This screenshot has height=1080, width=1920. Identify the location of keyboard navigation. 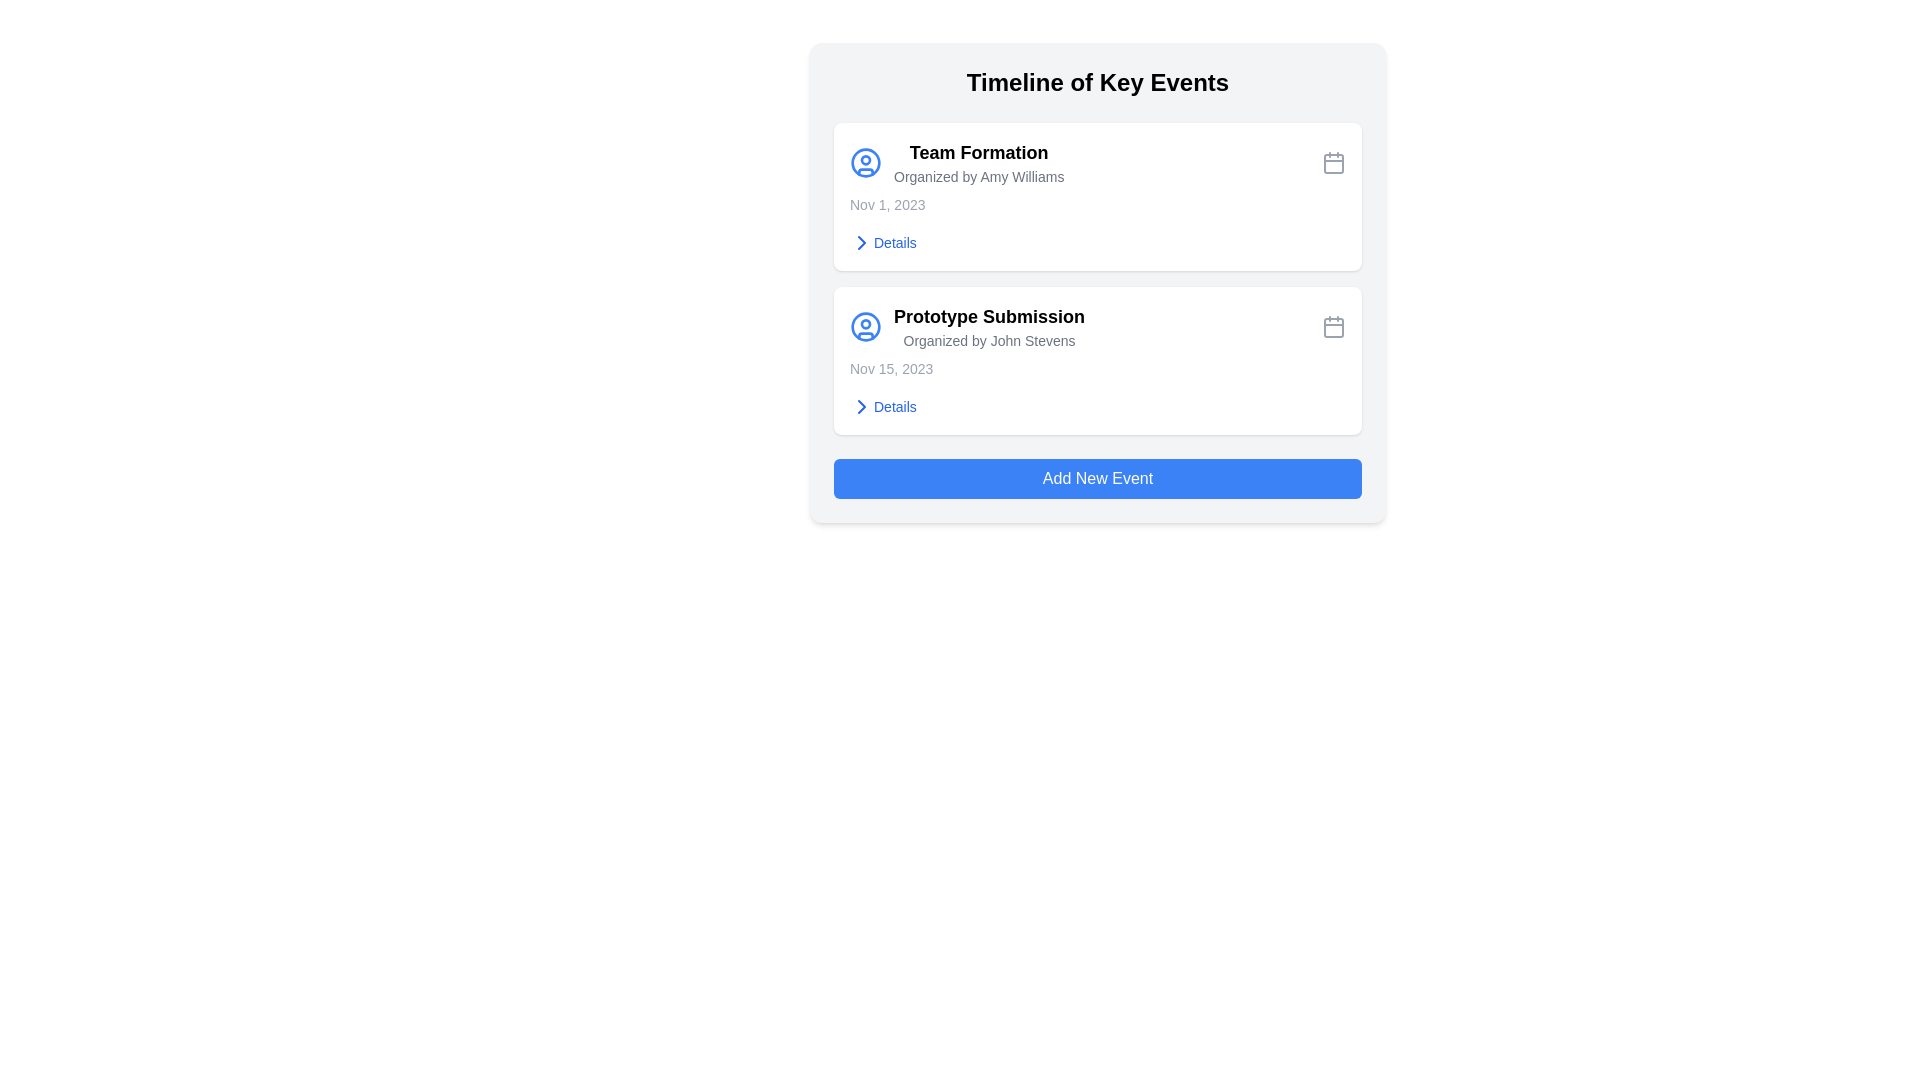
(862, 242).